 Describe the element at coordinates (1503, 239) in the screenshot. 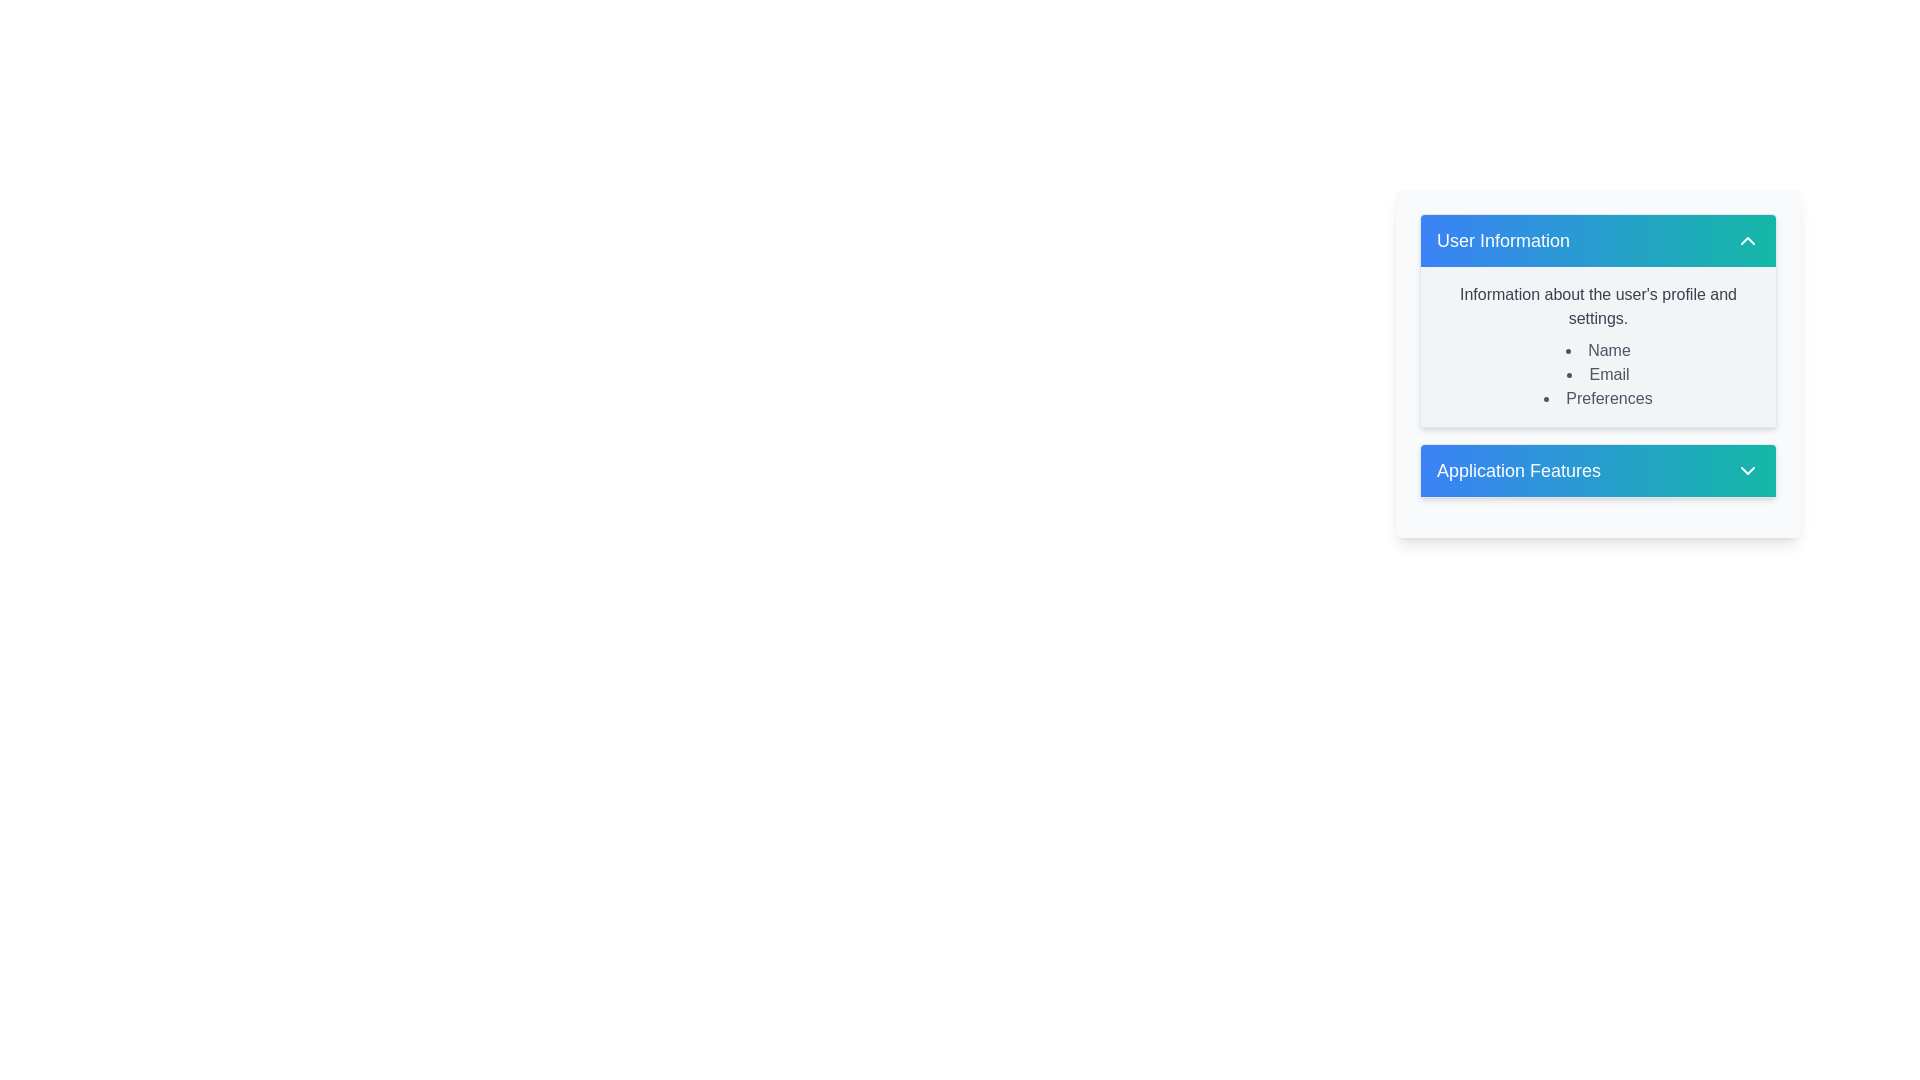

I see `the content associated with the 'User Information' section card, indicated by the descriptive label centrally aligned in the gradient header` at that location.